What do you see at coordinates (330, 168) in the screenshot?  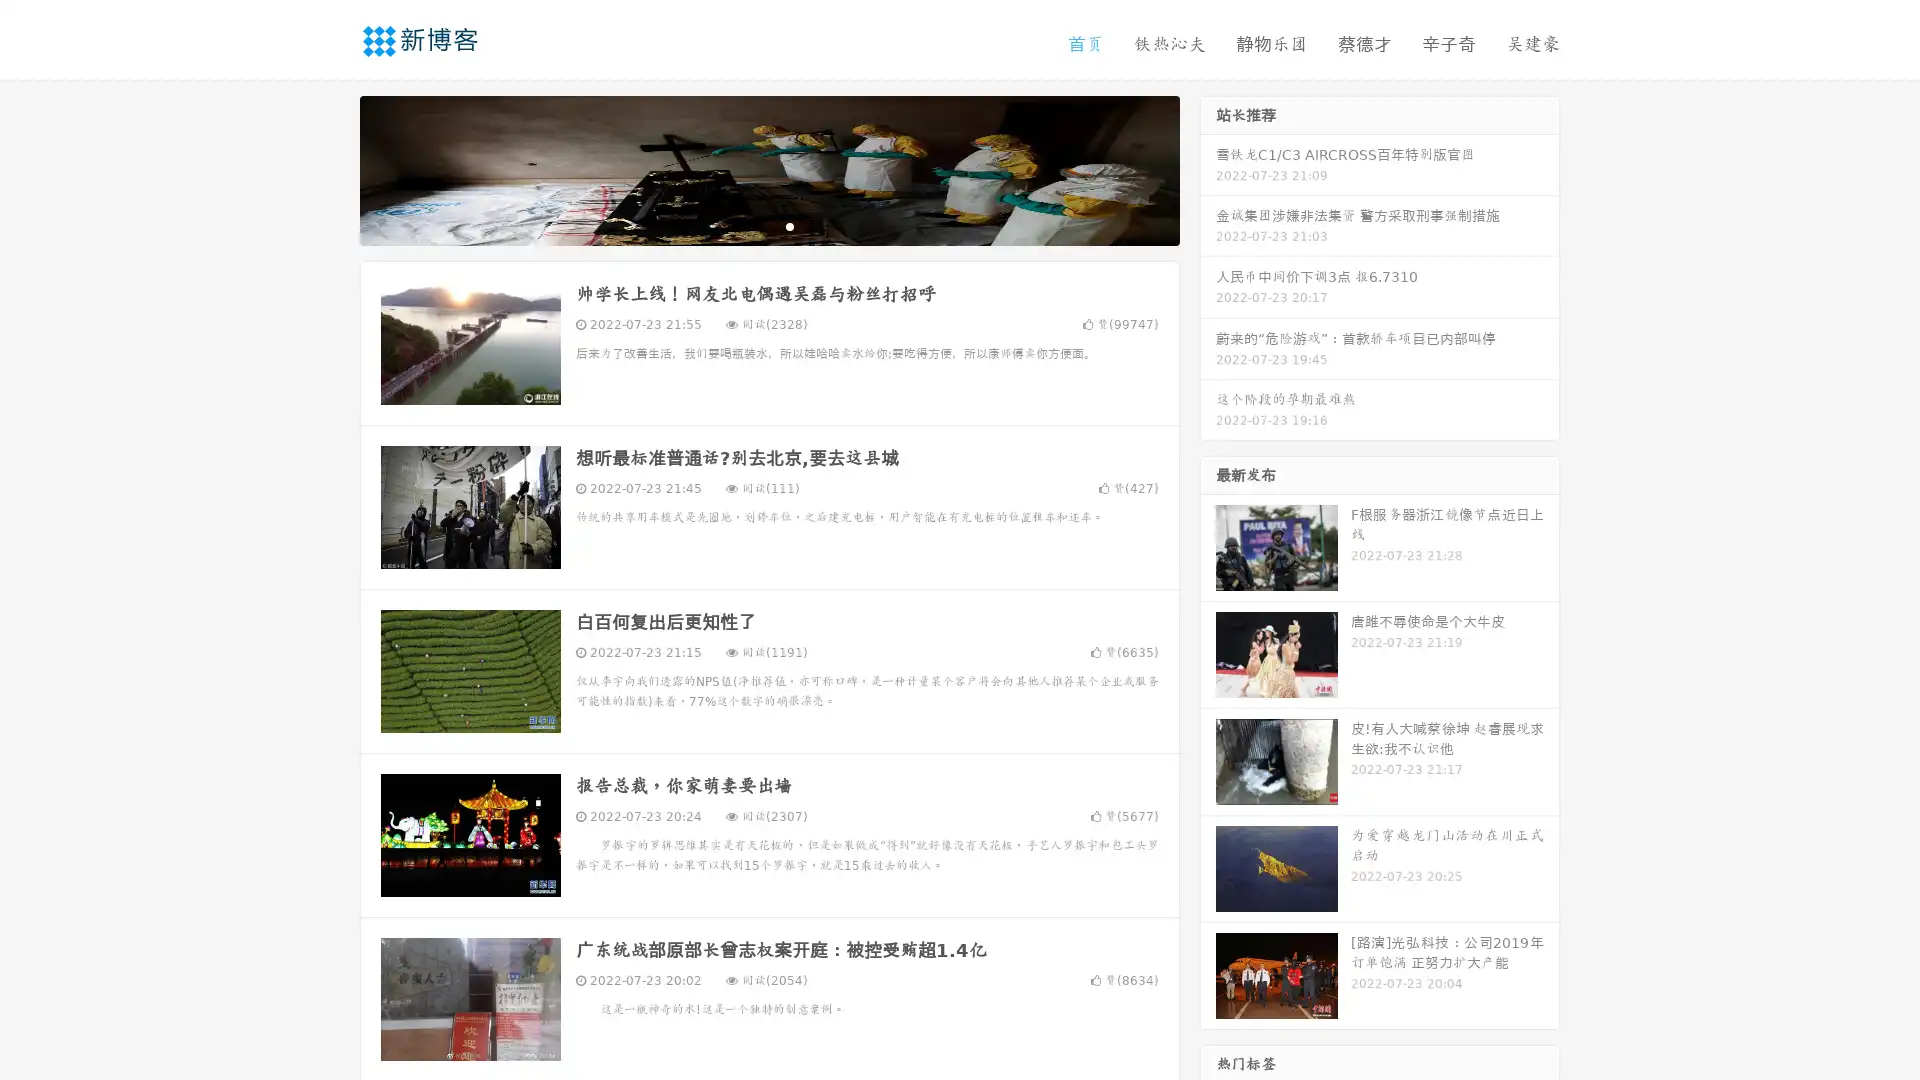 I see `Previous slide` at bounding box center [330, 168].